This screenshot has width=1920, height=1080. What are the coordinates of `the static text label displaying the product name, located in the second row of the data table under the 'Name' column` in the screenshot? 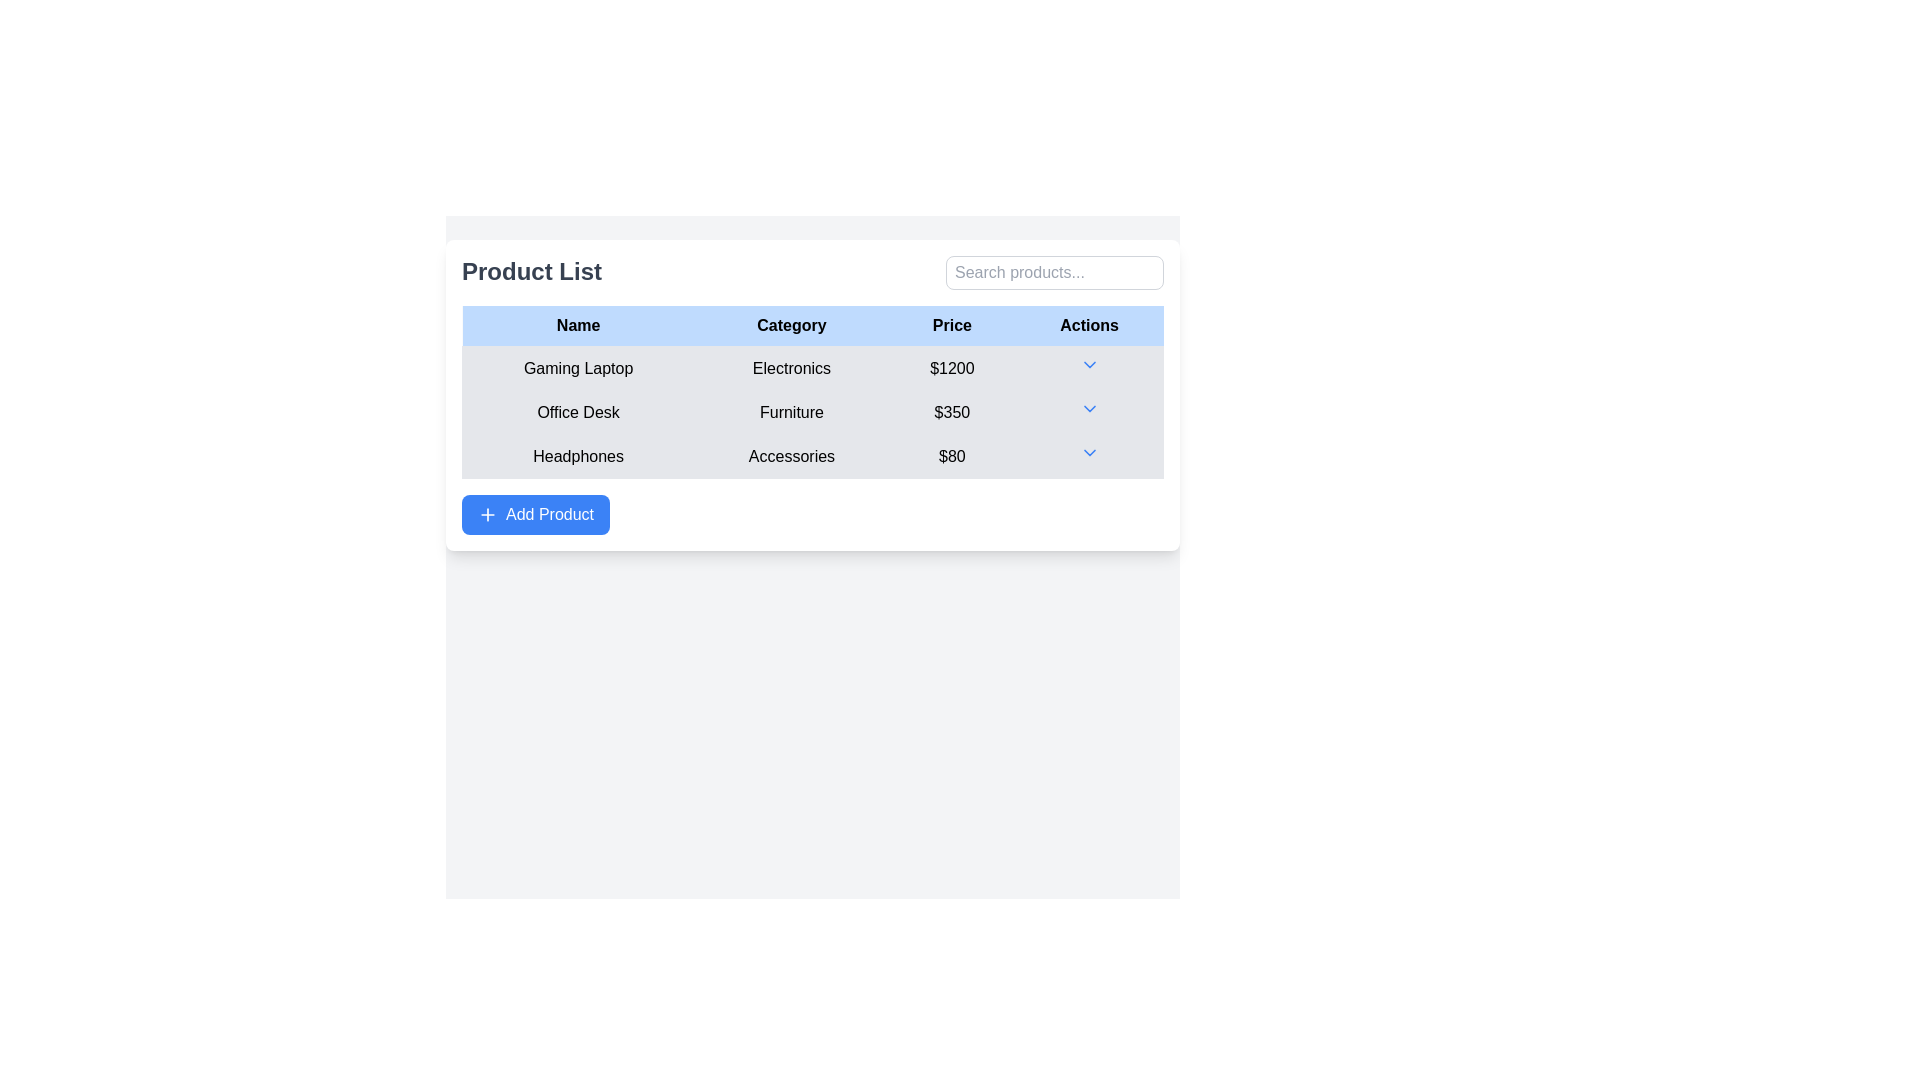 It's located at (577, 411).